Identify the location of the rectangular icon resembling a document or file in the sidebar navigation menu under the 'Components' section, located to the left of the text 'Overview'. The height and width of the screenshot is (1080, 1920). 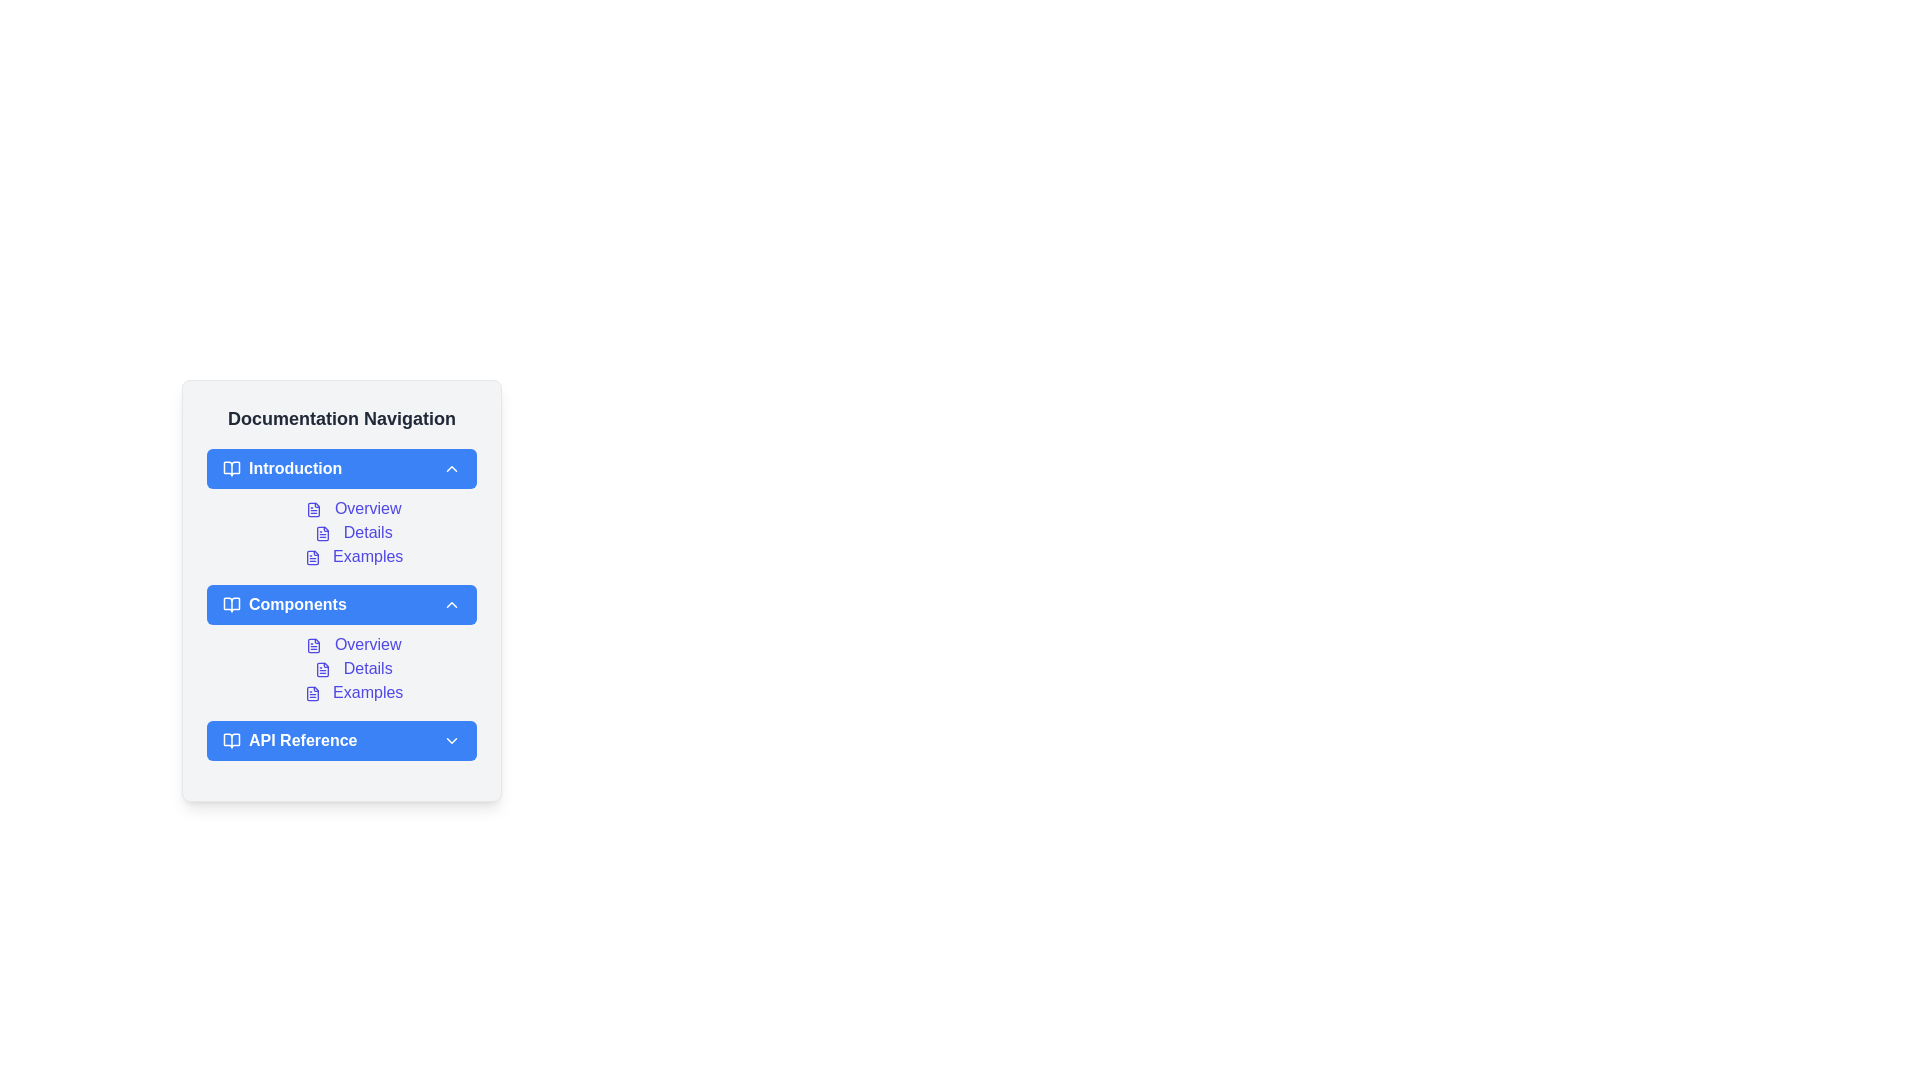
(313, 645).